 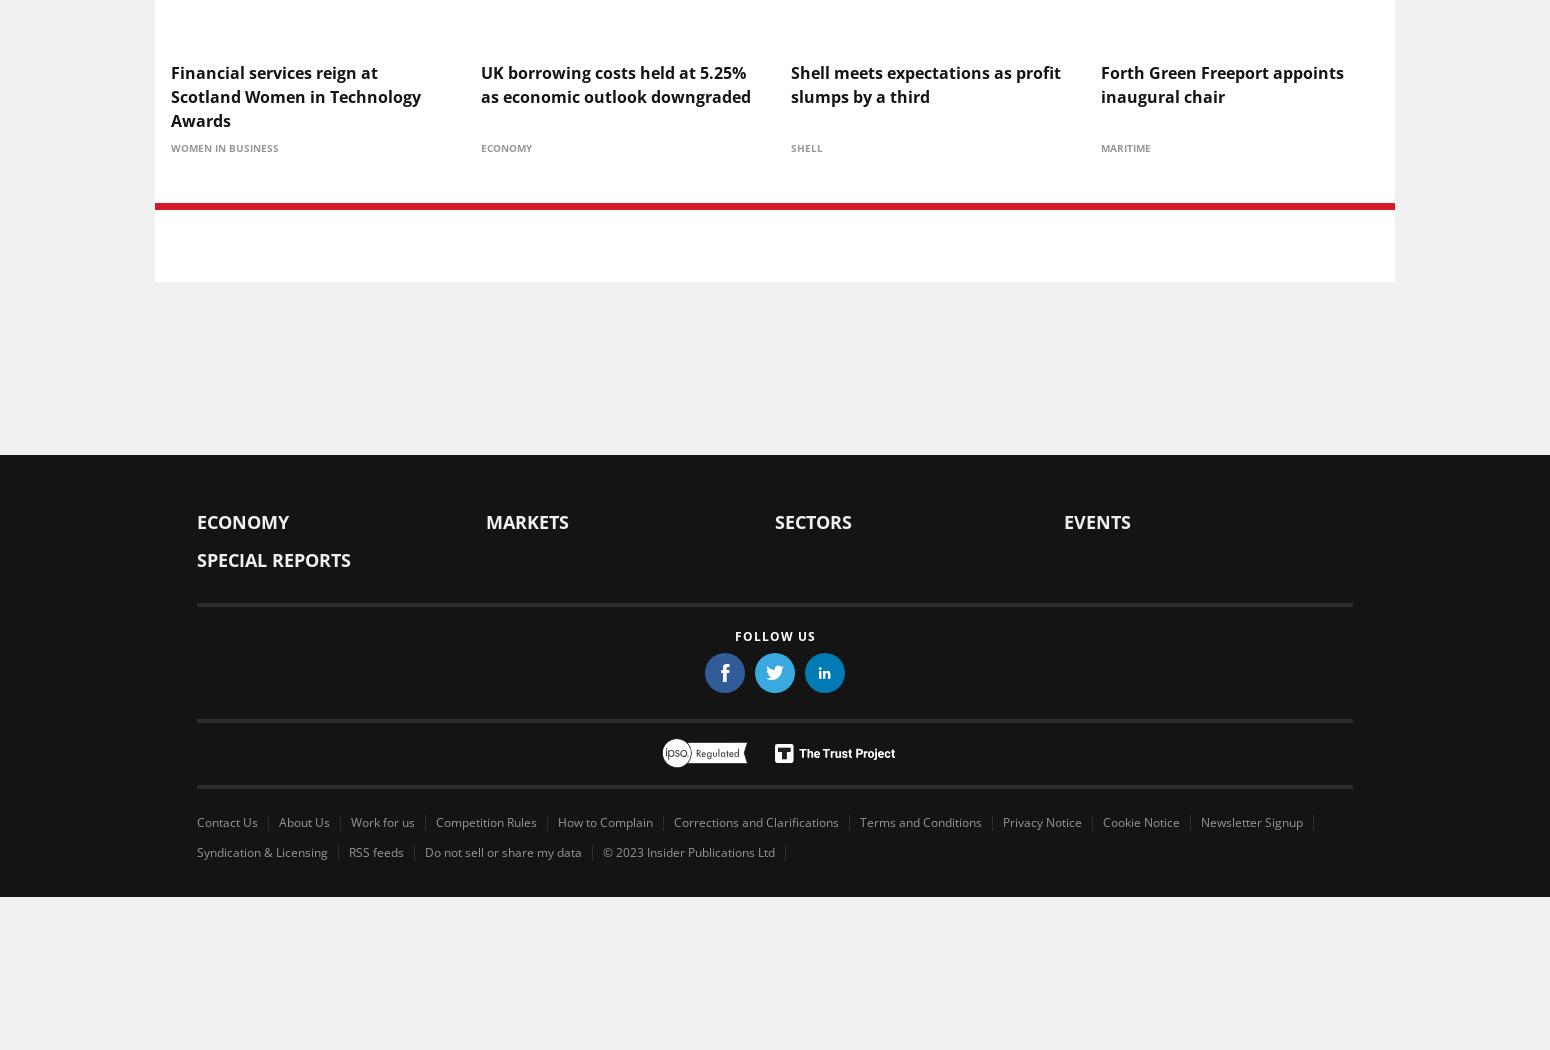 I want to click on 'Follow us', so click(x=774, y=635).